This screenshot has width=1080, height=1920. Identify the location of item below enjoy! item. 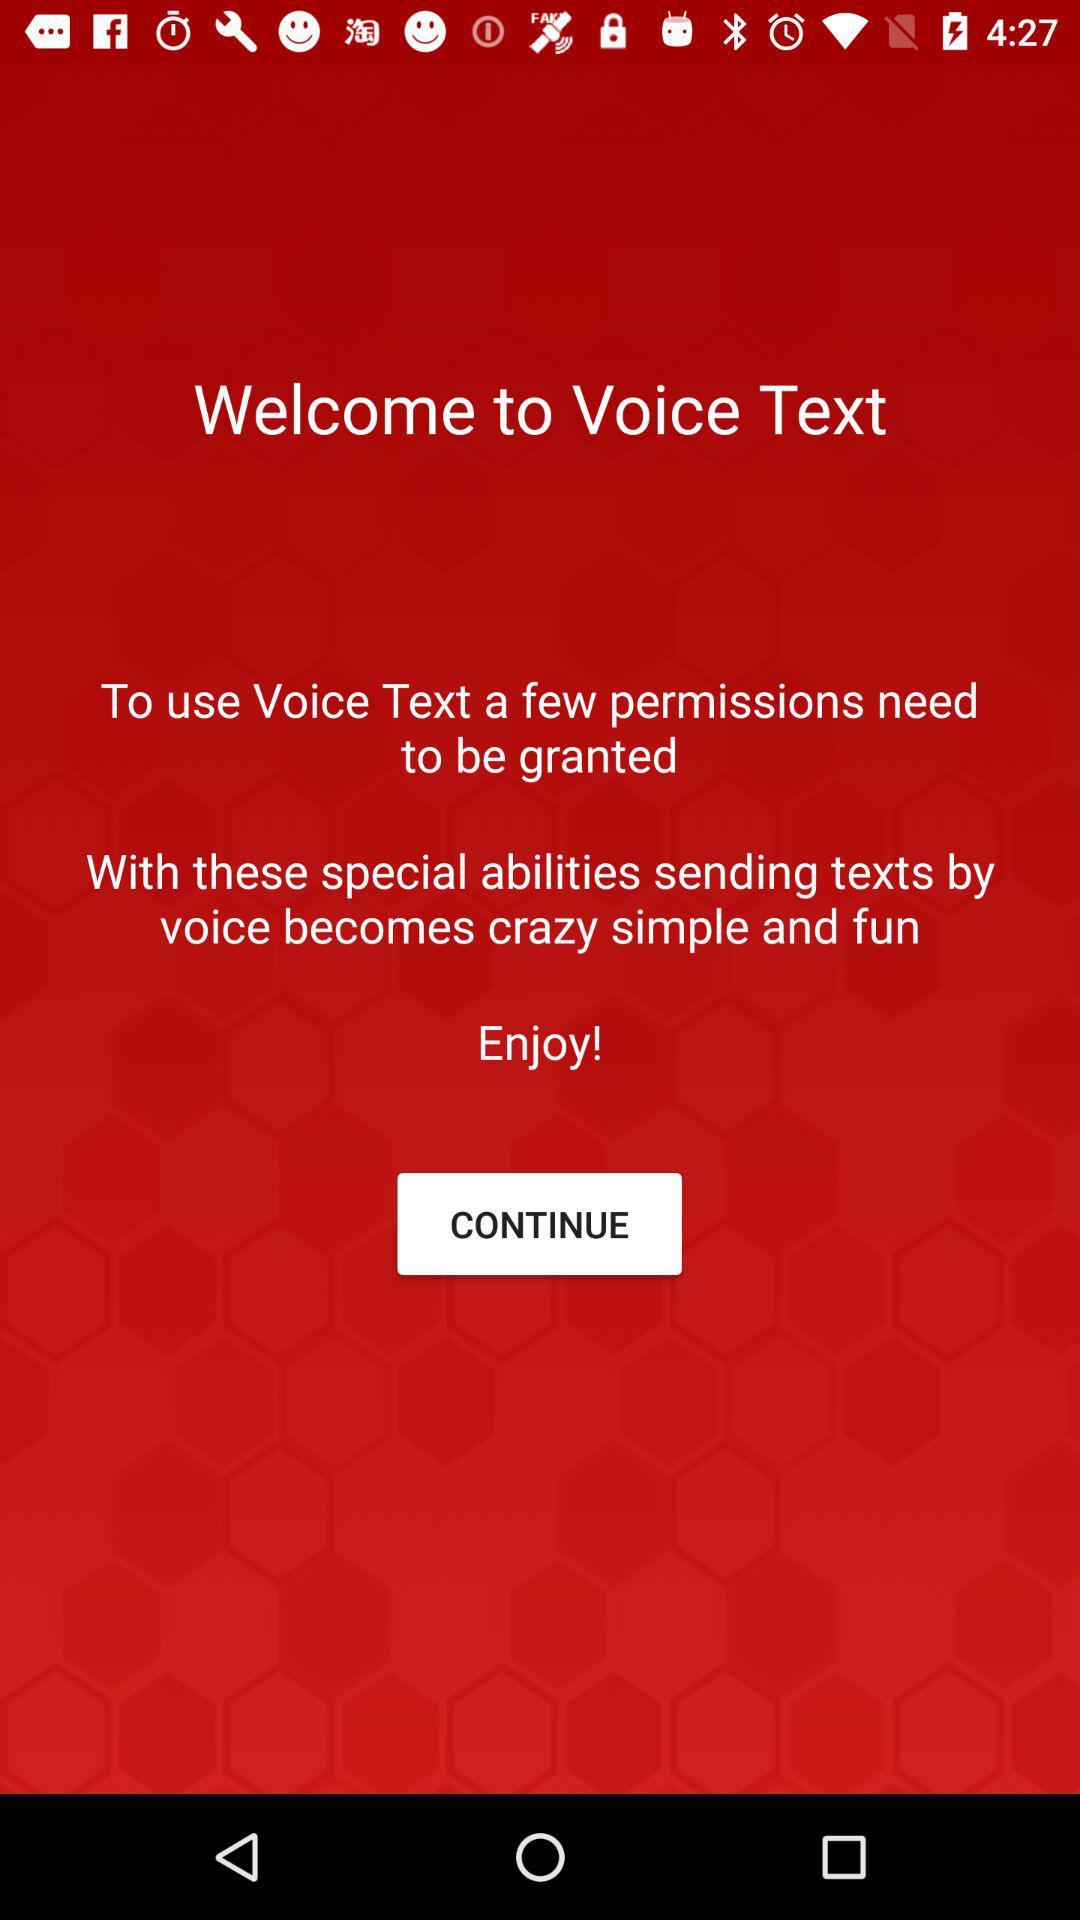
(538, 1223).